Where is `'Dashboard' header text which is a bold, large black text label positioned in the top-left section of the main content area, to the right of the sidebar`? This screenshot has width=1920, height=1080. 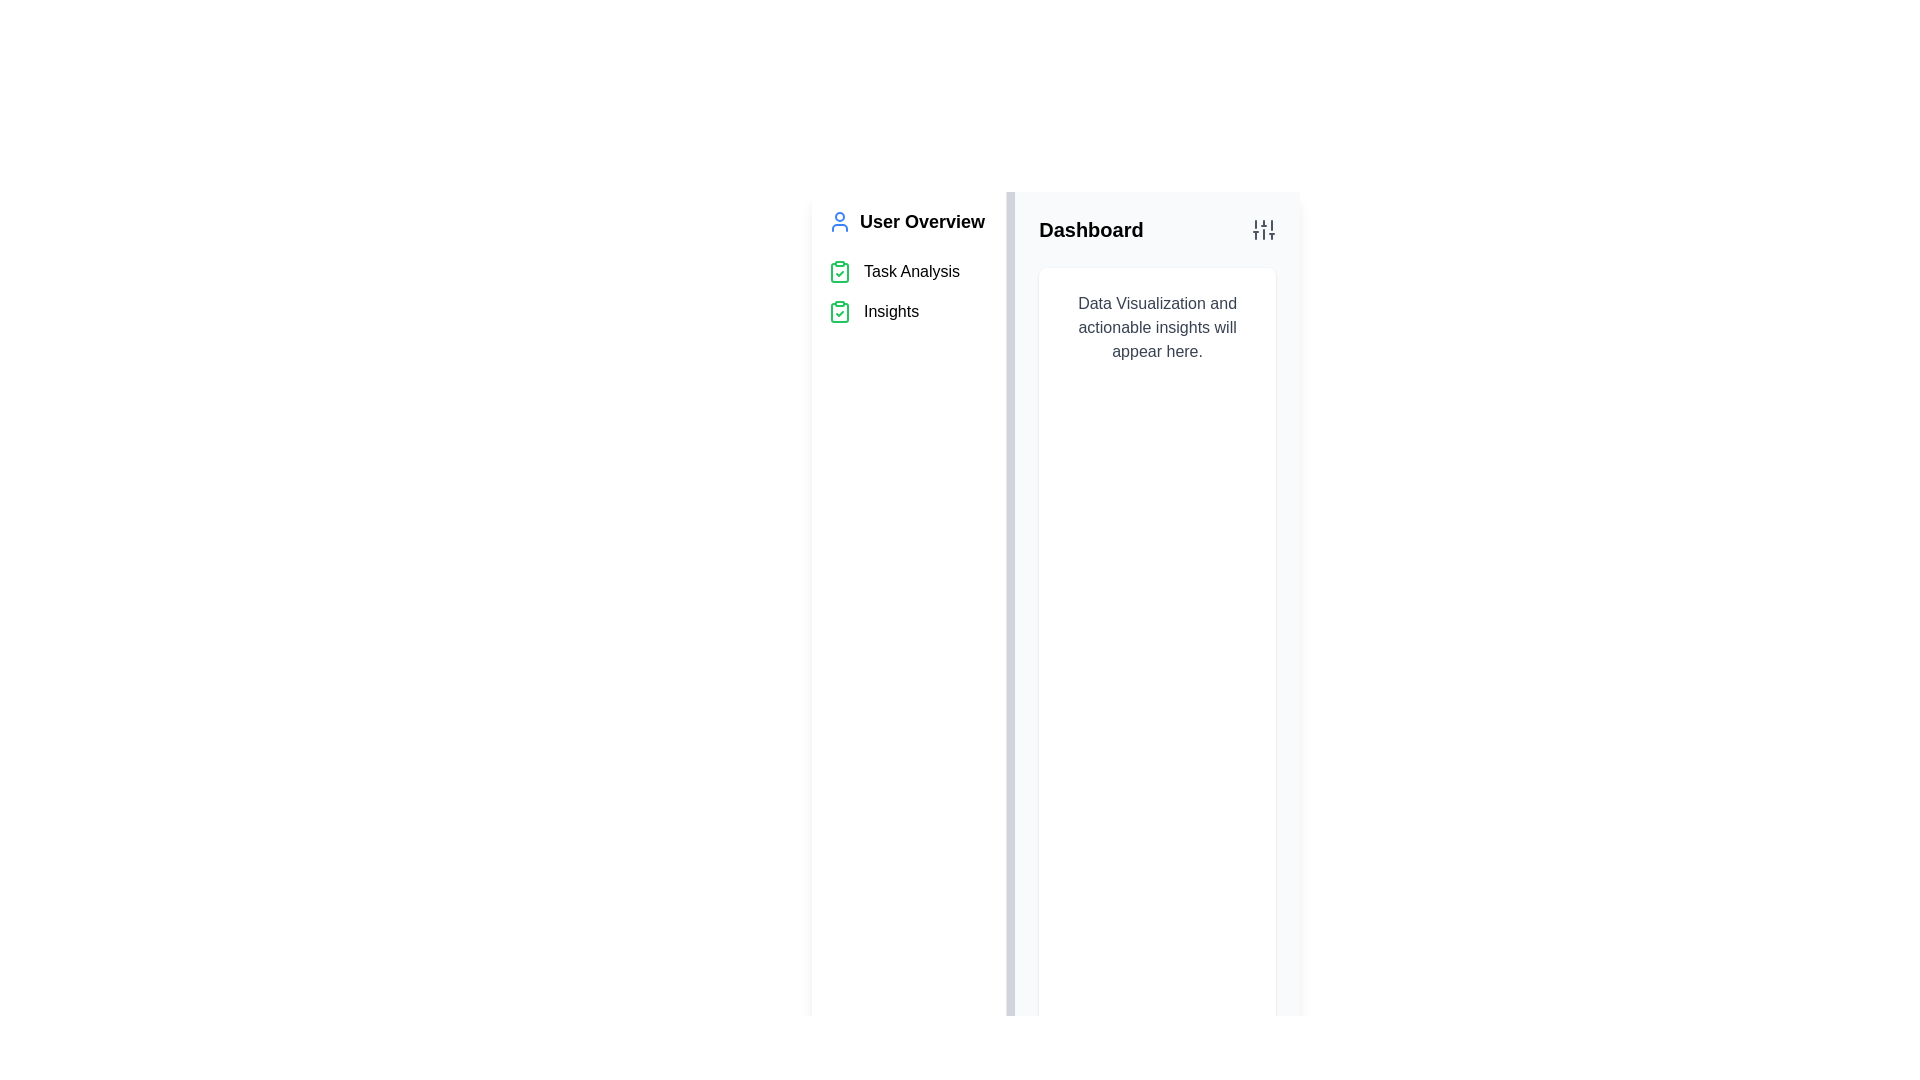 'Dashboard' header text which is a bold, large black text label positioned in the top-left section of the main content area, to the right of the sidebar is located at coordinates (1090, 229).